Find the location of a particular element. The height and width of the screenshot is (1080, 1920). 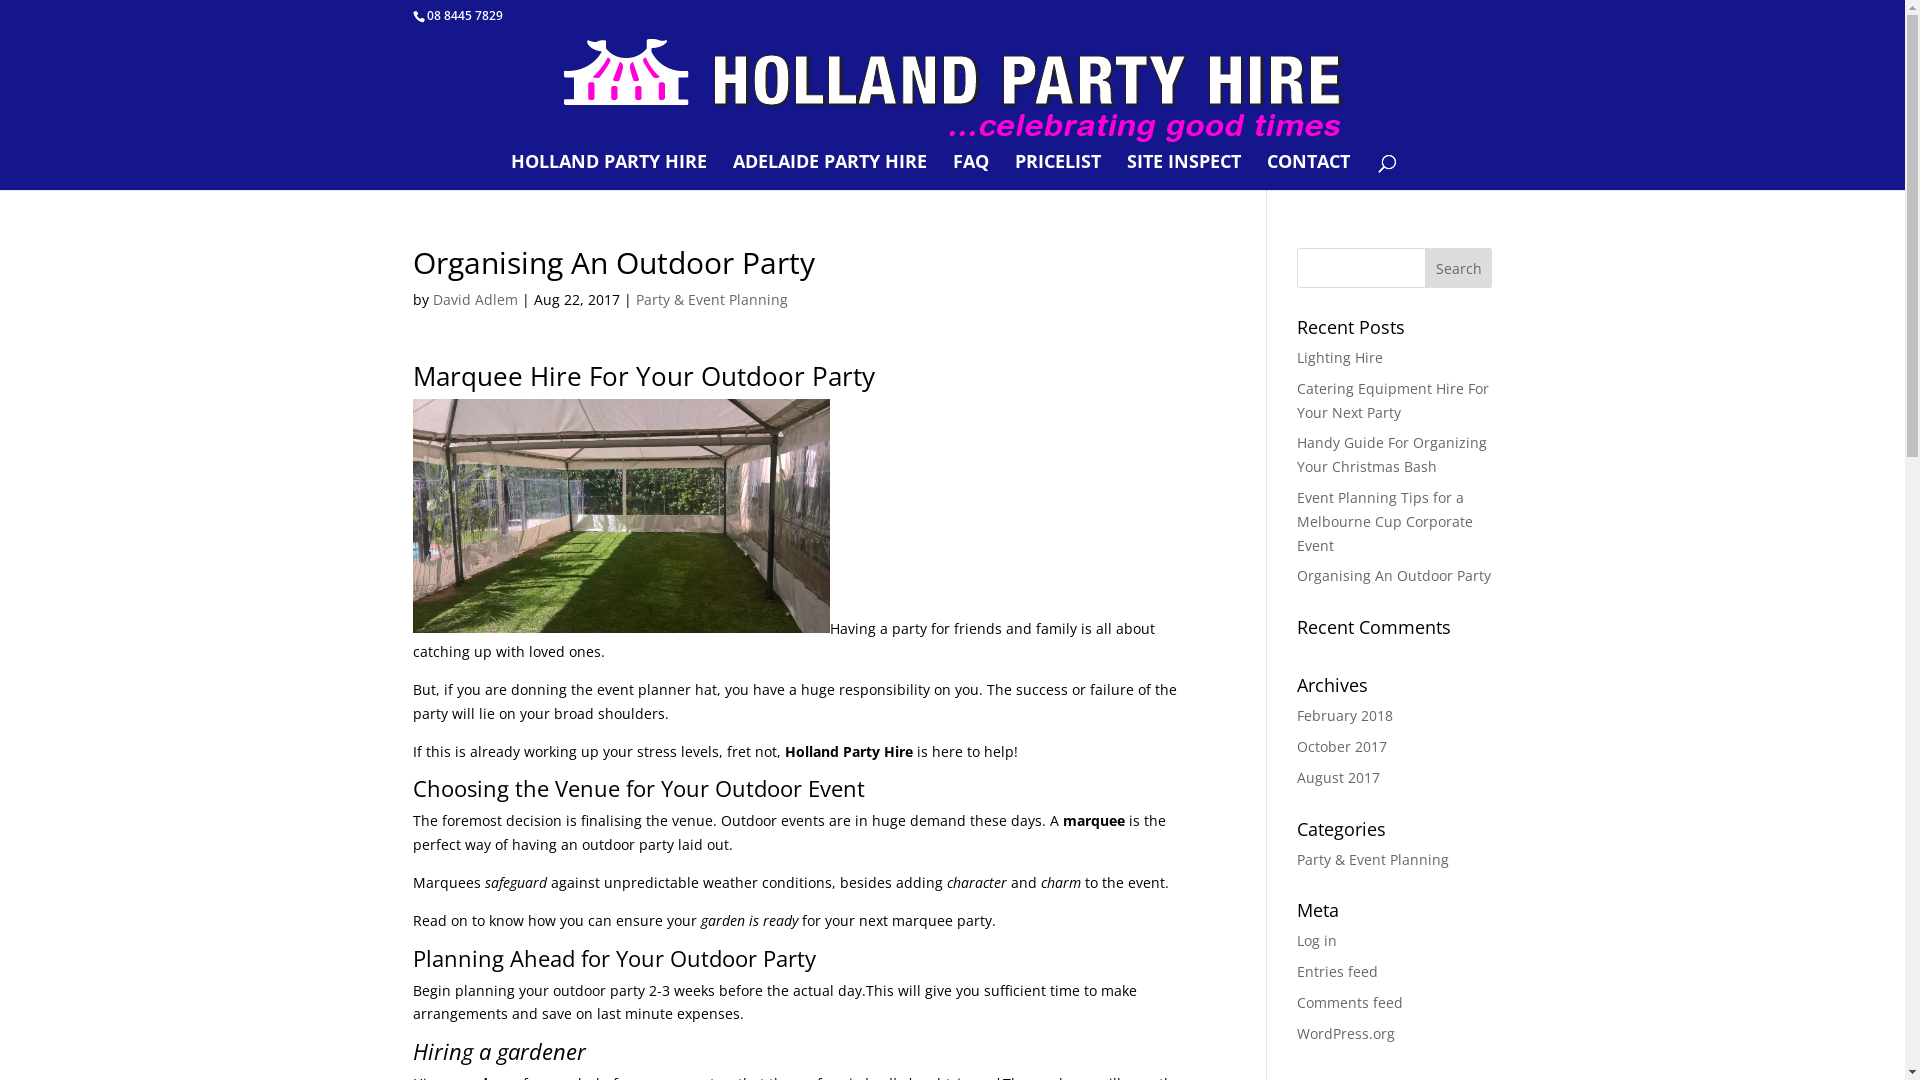

'February 2018' is located at coordinates (1344, 714).